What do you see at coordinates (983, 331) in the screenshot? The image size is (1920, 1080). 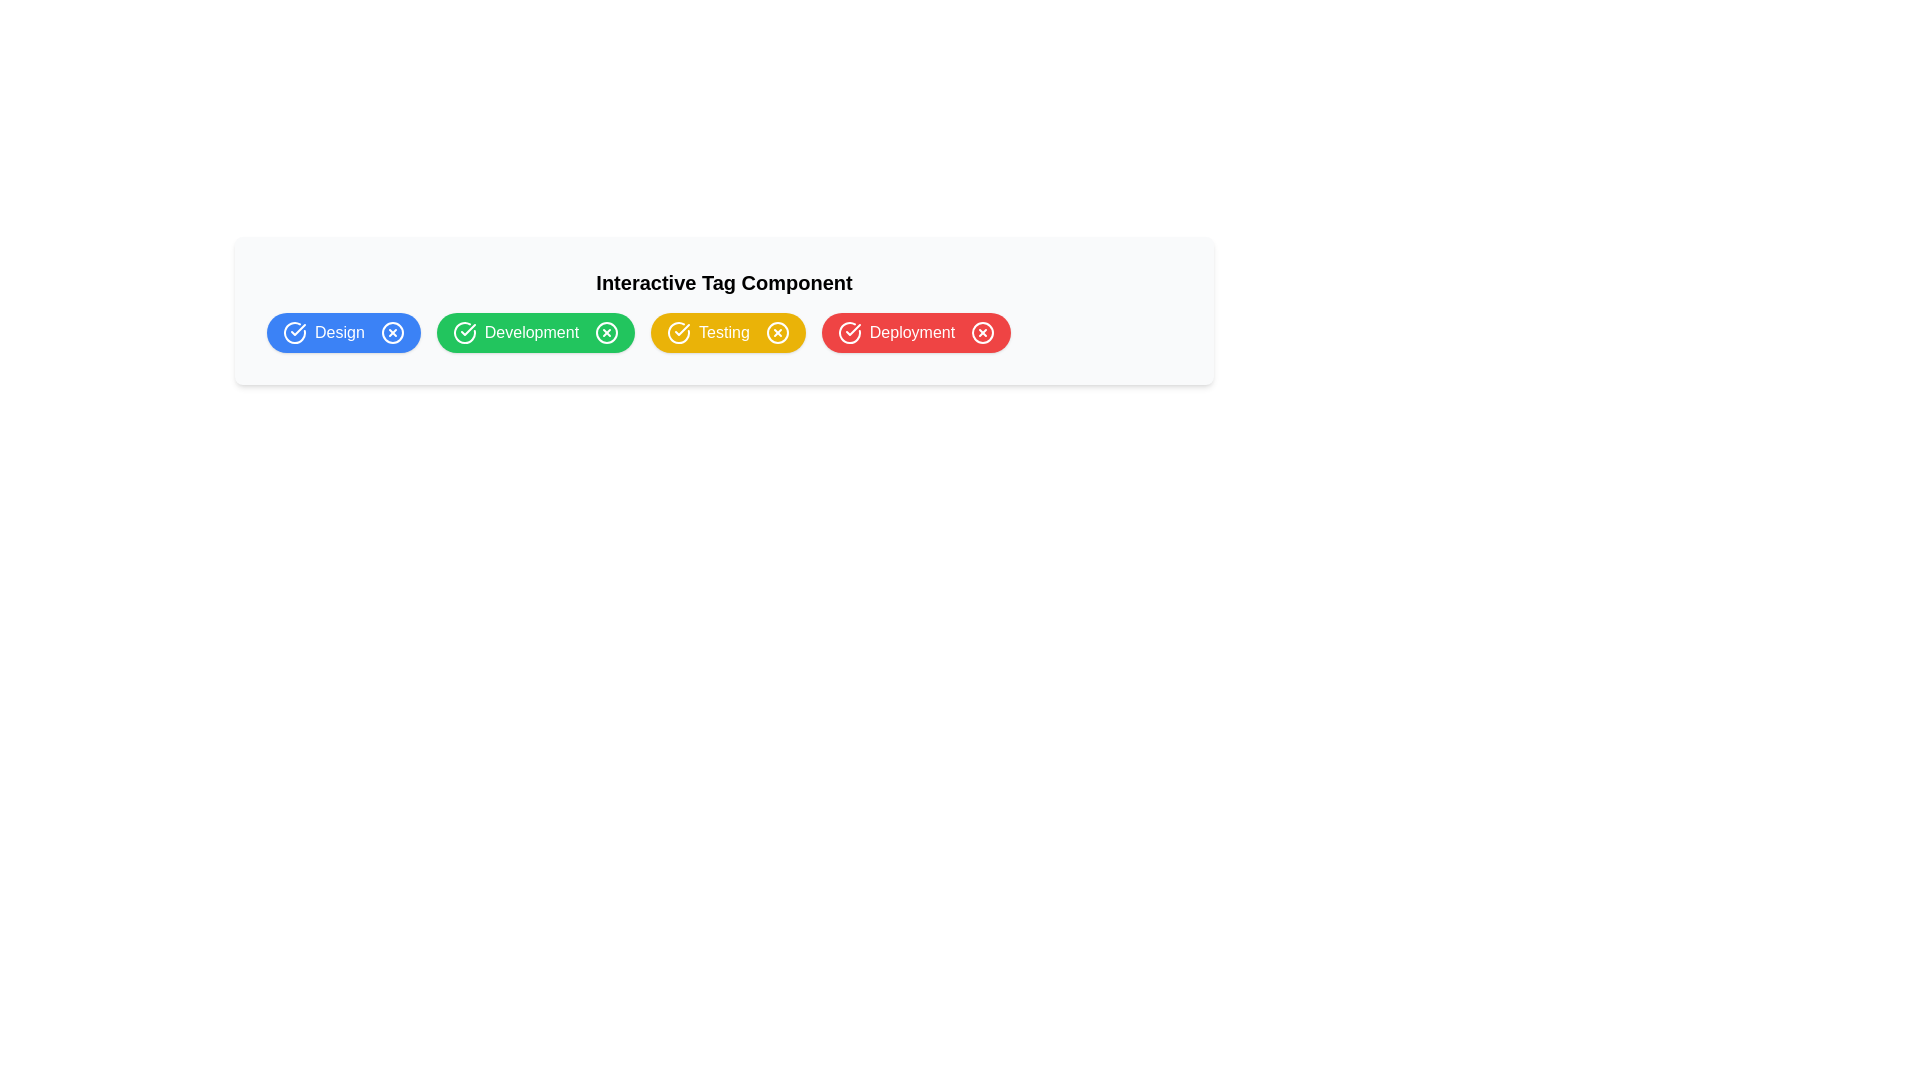 I see `the red circular close icon located within the 'Deployment' tag at the far right of the interactive tag list` at bounding box center [983, 331].